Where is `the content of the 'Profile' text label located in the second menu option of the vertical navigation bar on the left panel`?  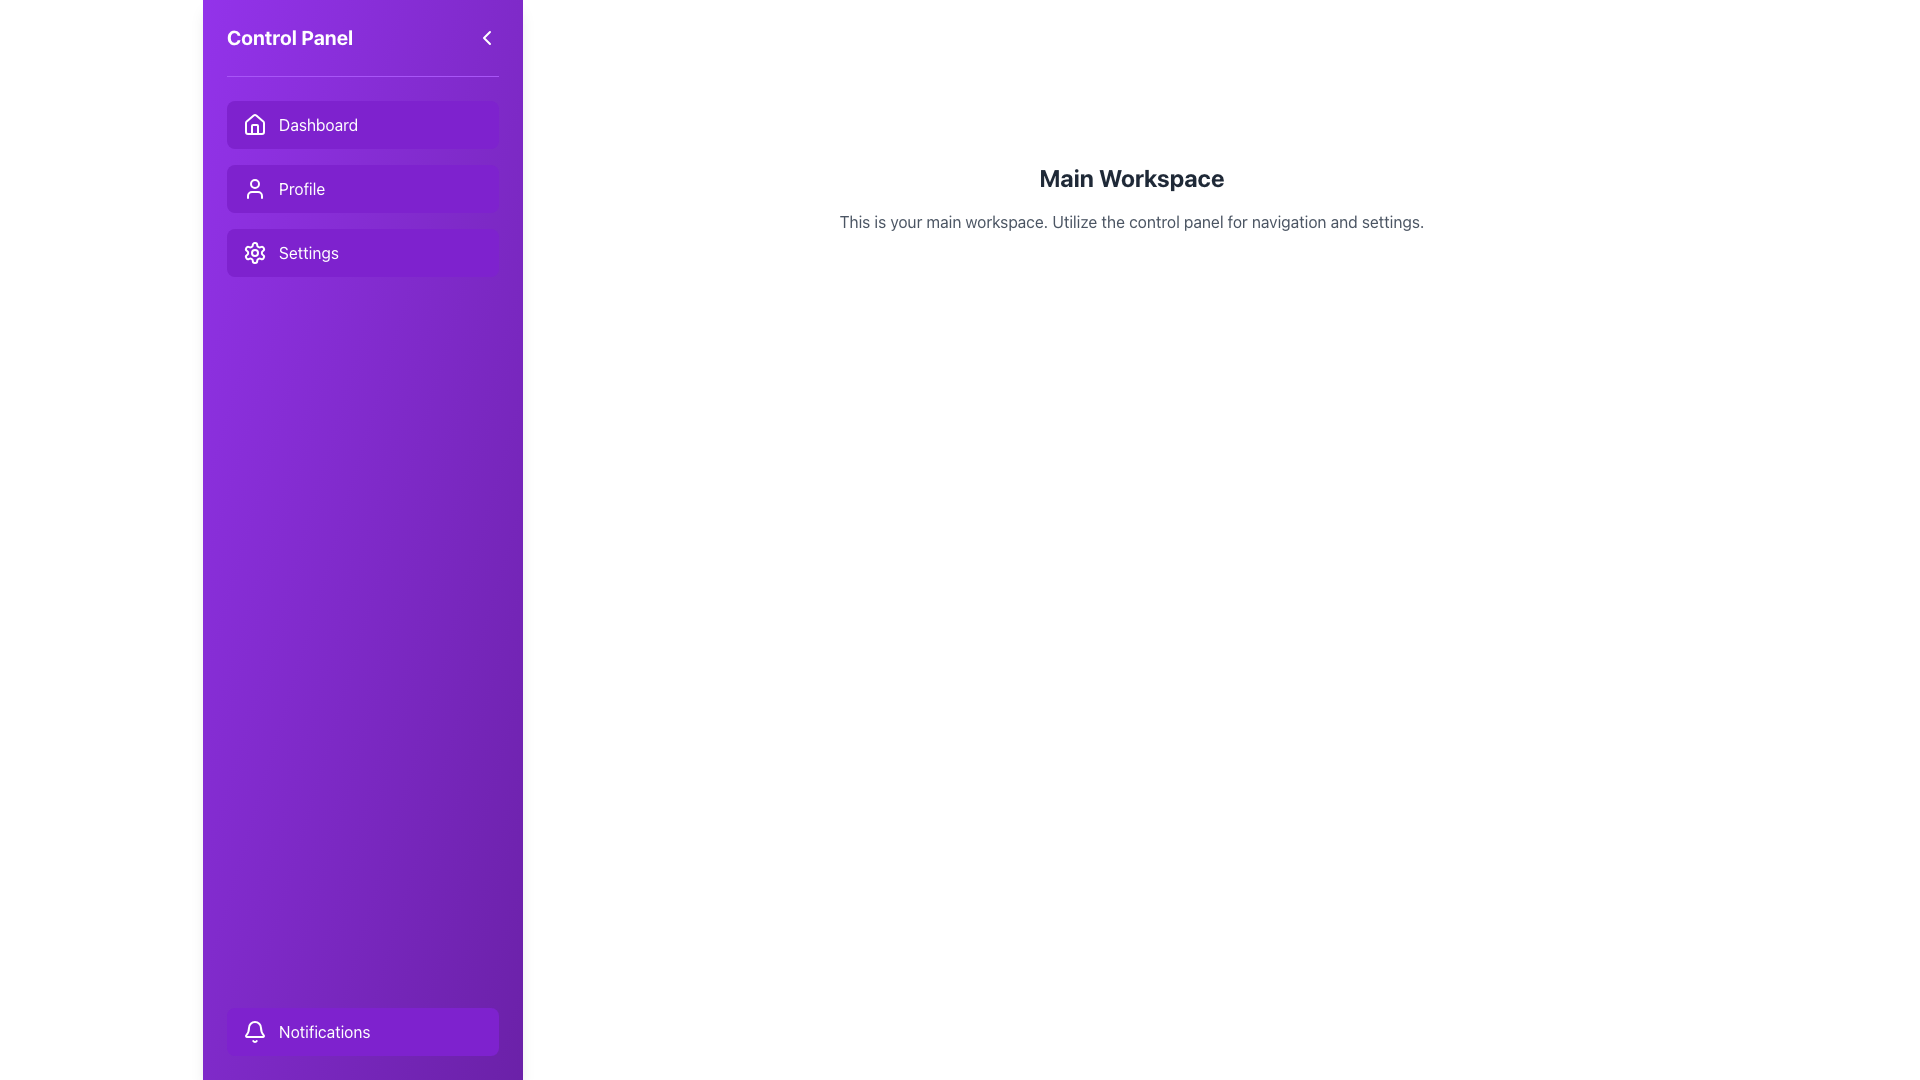 the content of the 'Profile' text label located in the second menu option of the vertical navigation bar on the left panel is located at coordinates (301, 189).